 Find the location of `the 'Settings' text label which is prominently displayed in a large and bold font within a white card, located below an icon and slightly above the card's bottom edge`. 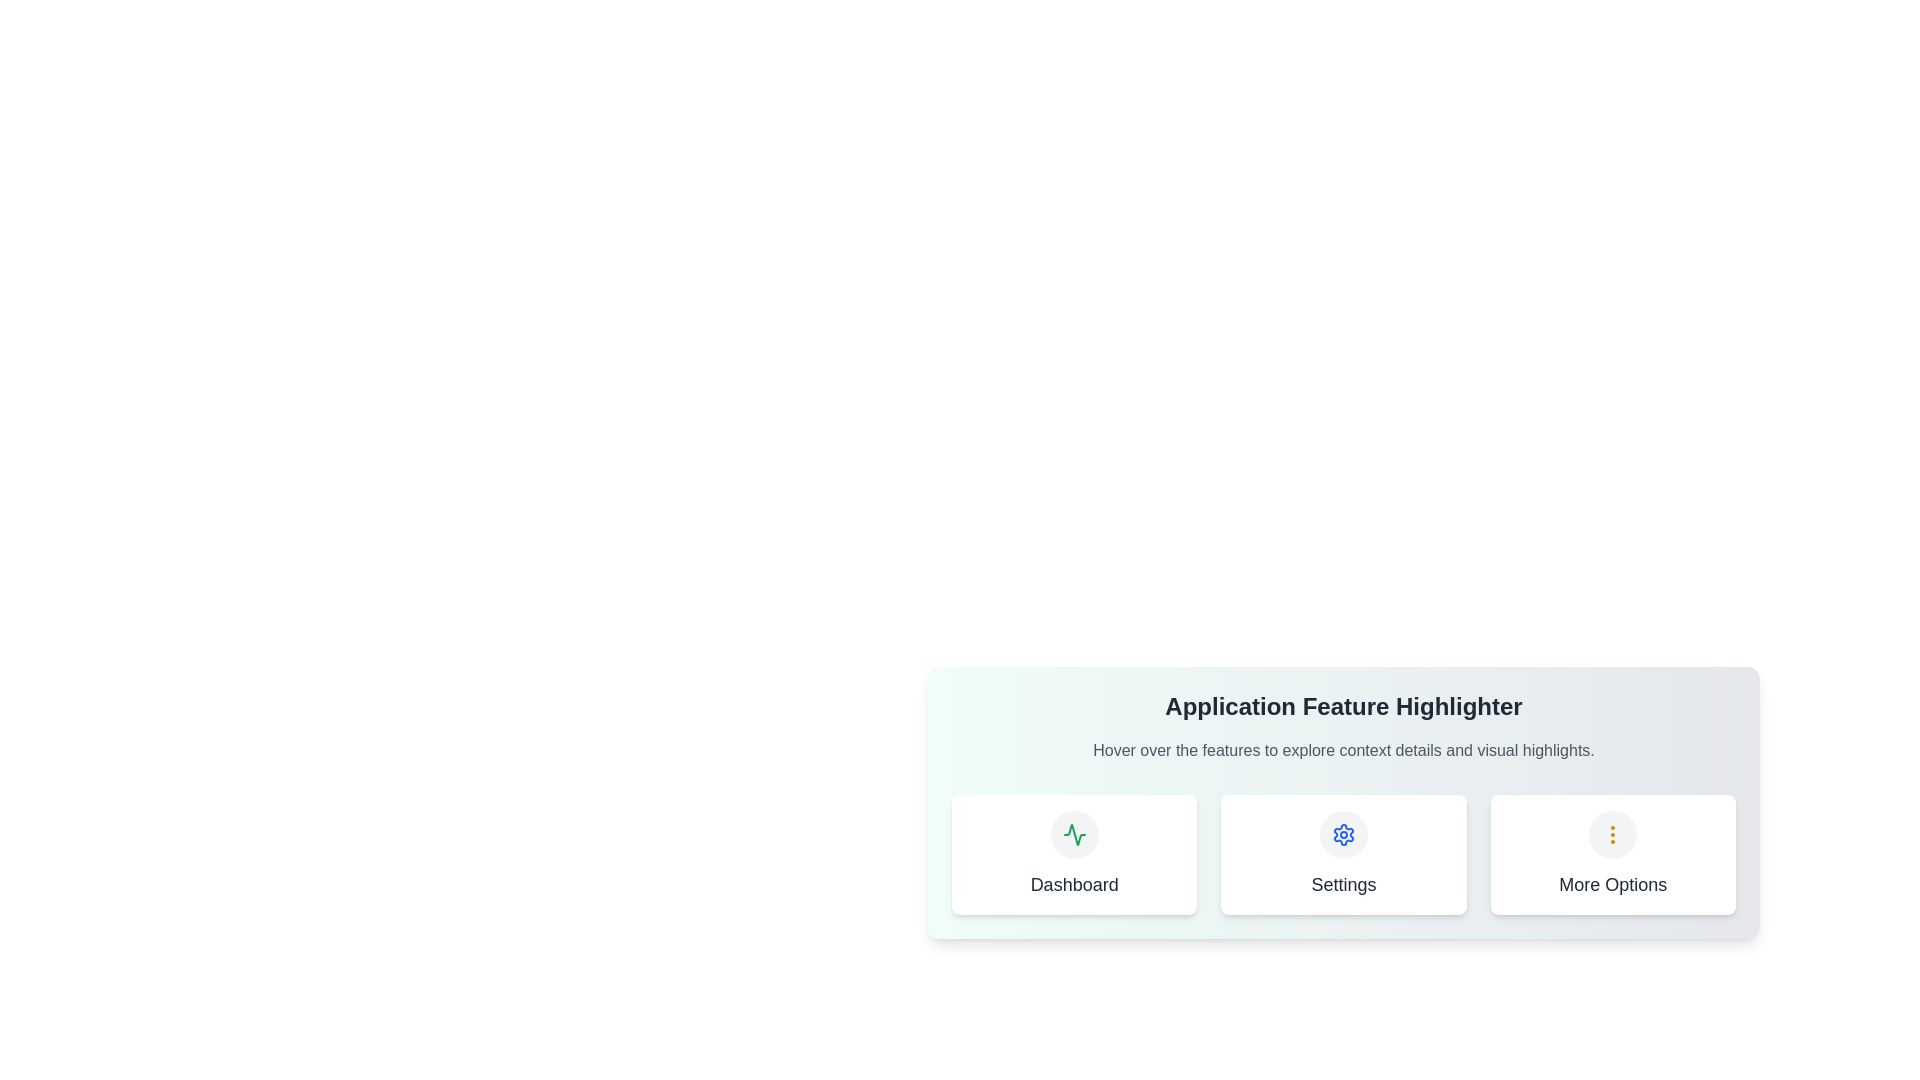

the 'Settings' text label which is prominently displayed in a large and bold font within a white card, located below an icon and slightly above the card's bottom edge is located at coordinates (1344, 883).